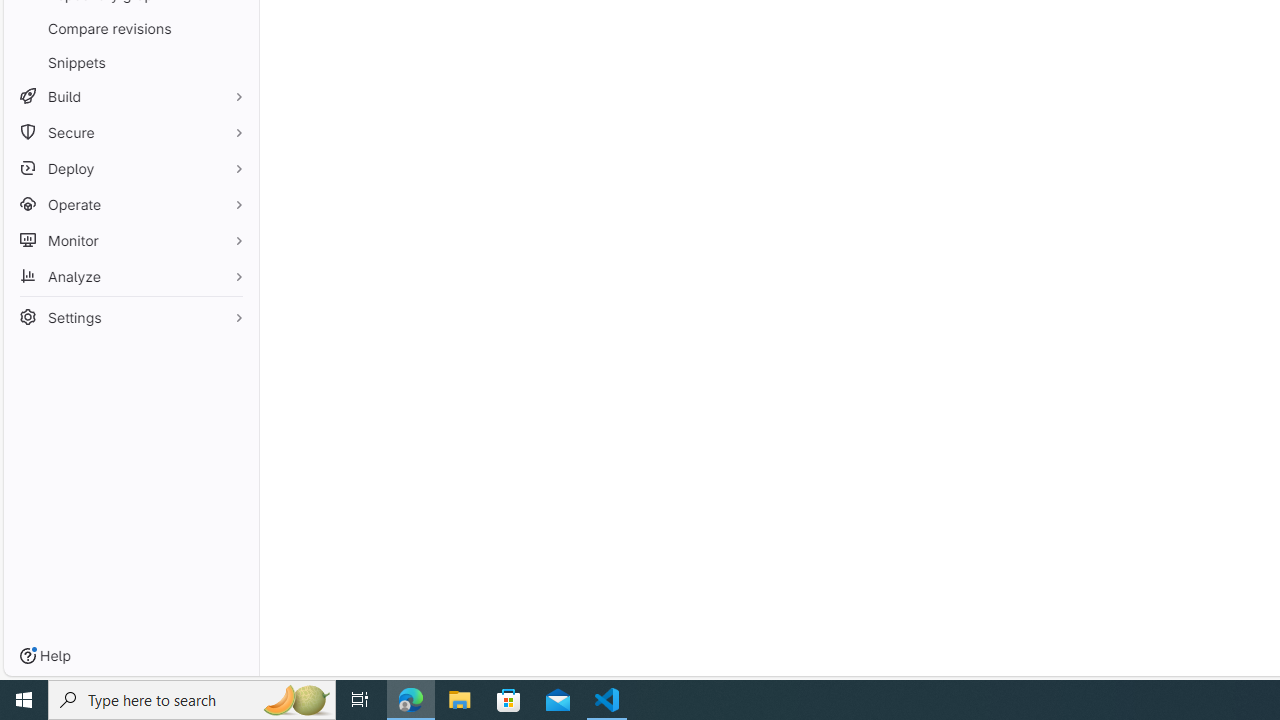 This screenshot has height=720, width=1280. What do you see at coordinates (130, 239) in the screenshot?
I see `'Monitor'` at bounding box center [130, 239].